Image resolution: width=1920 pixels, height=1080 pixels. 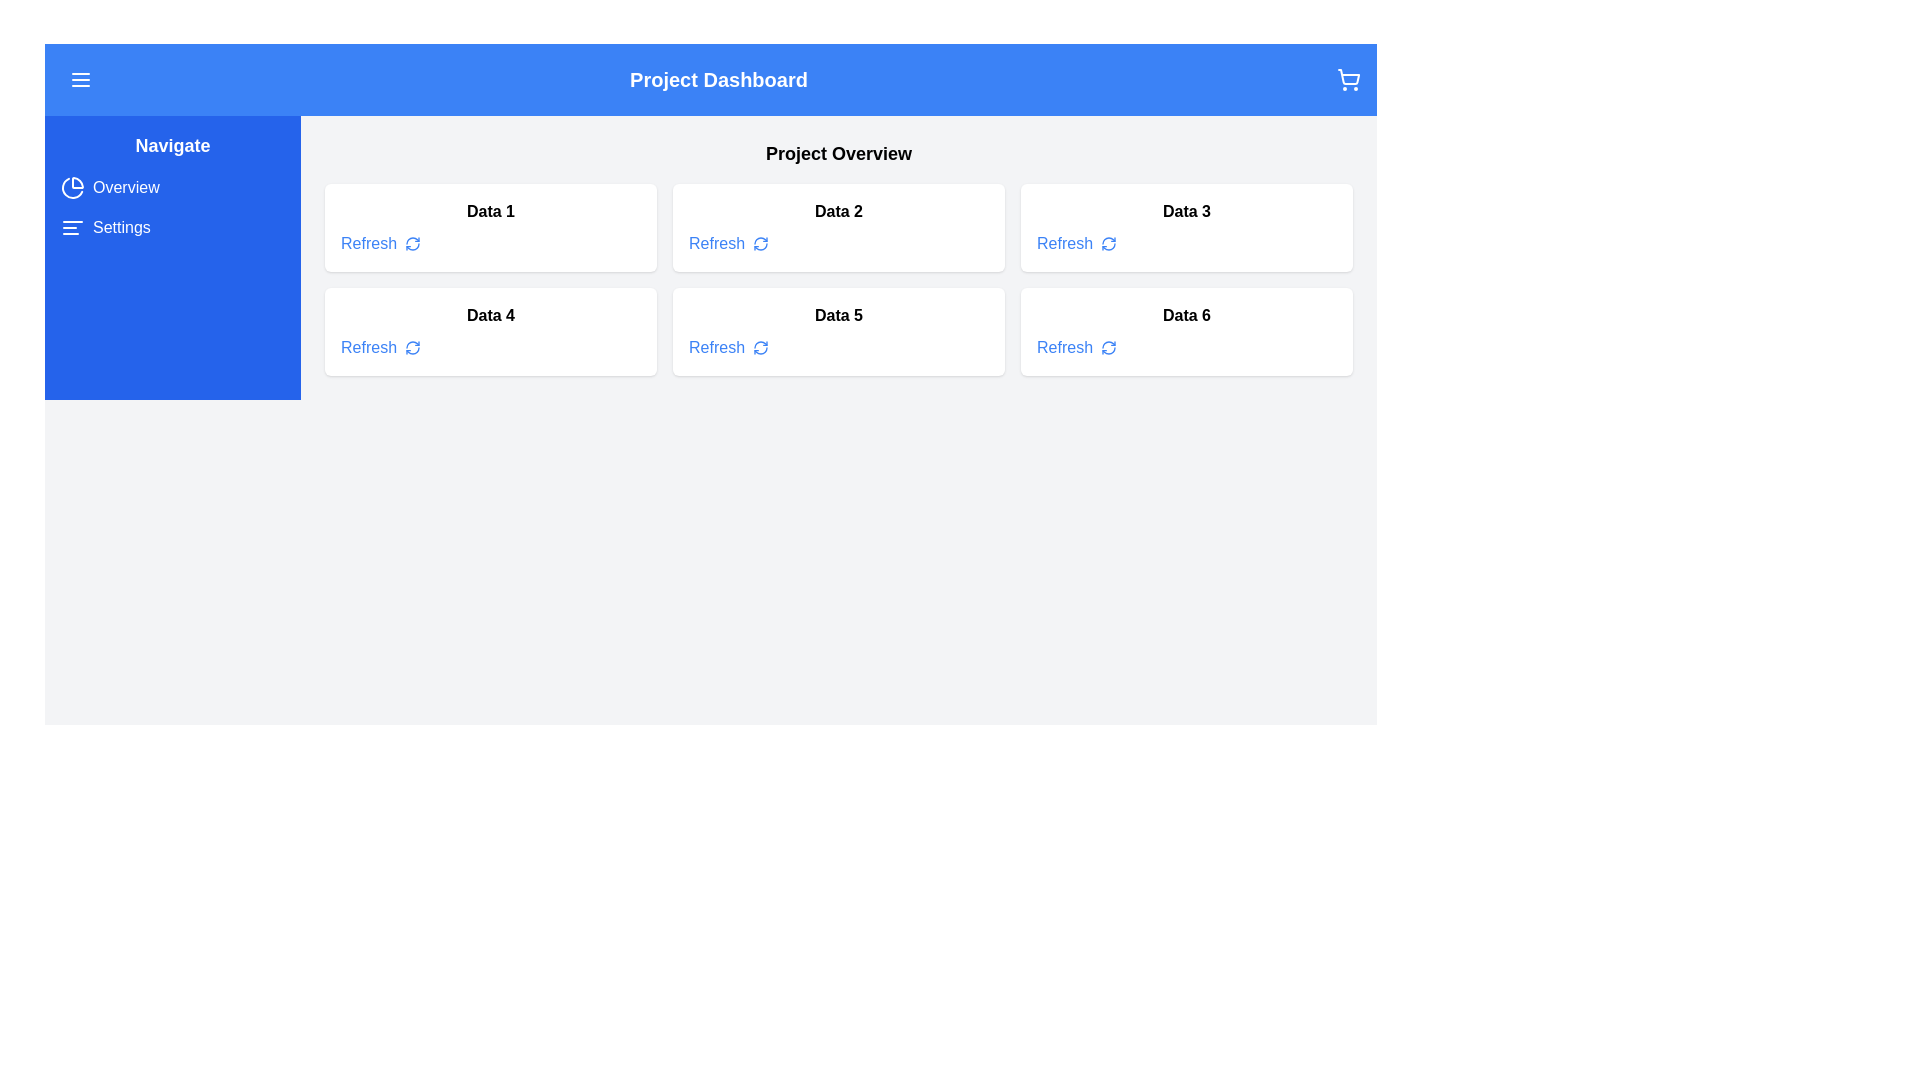 I want to click on the navigation button labeled 'Overview' located in the sidebar menu, positioned directly below the header 'Navigate' and above the 'Settings' item, so click(x=109, y=188).